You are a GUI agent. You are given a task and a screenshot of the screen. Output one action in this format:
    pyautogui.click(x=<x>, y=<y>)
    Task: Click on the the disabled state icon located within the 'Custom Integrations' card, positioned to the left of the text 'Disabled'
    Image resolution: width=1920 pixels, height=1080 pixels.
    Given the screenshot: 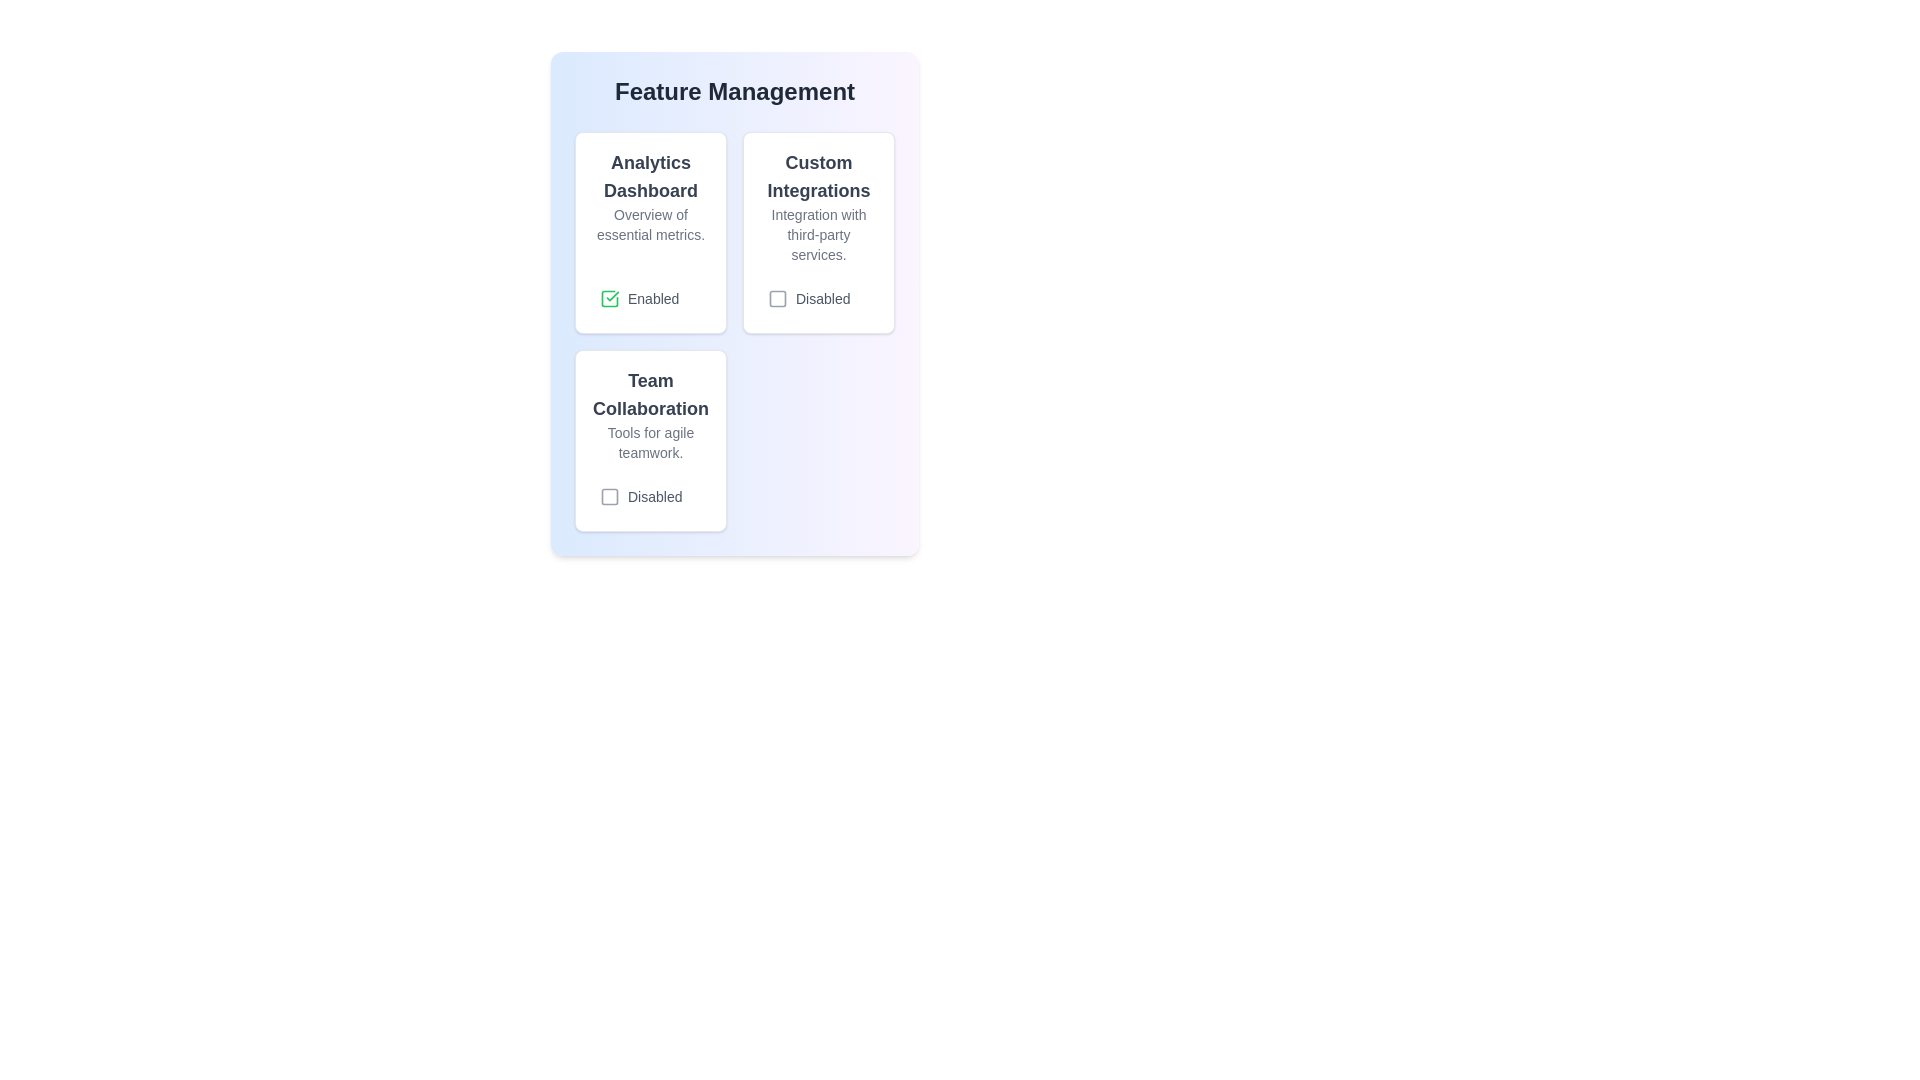 What is the action you would take?
    pyautogui.click(x=776, y=299)
    